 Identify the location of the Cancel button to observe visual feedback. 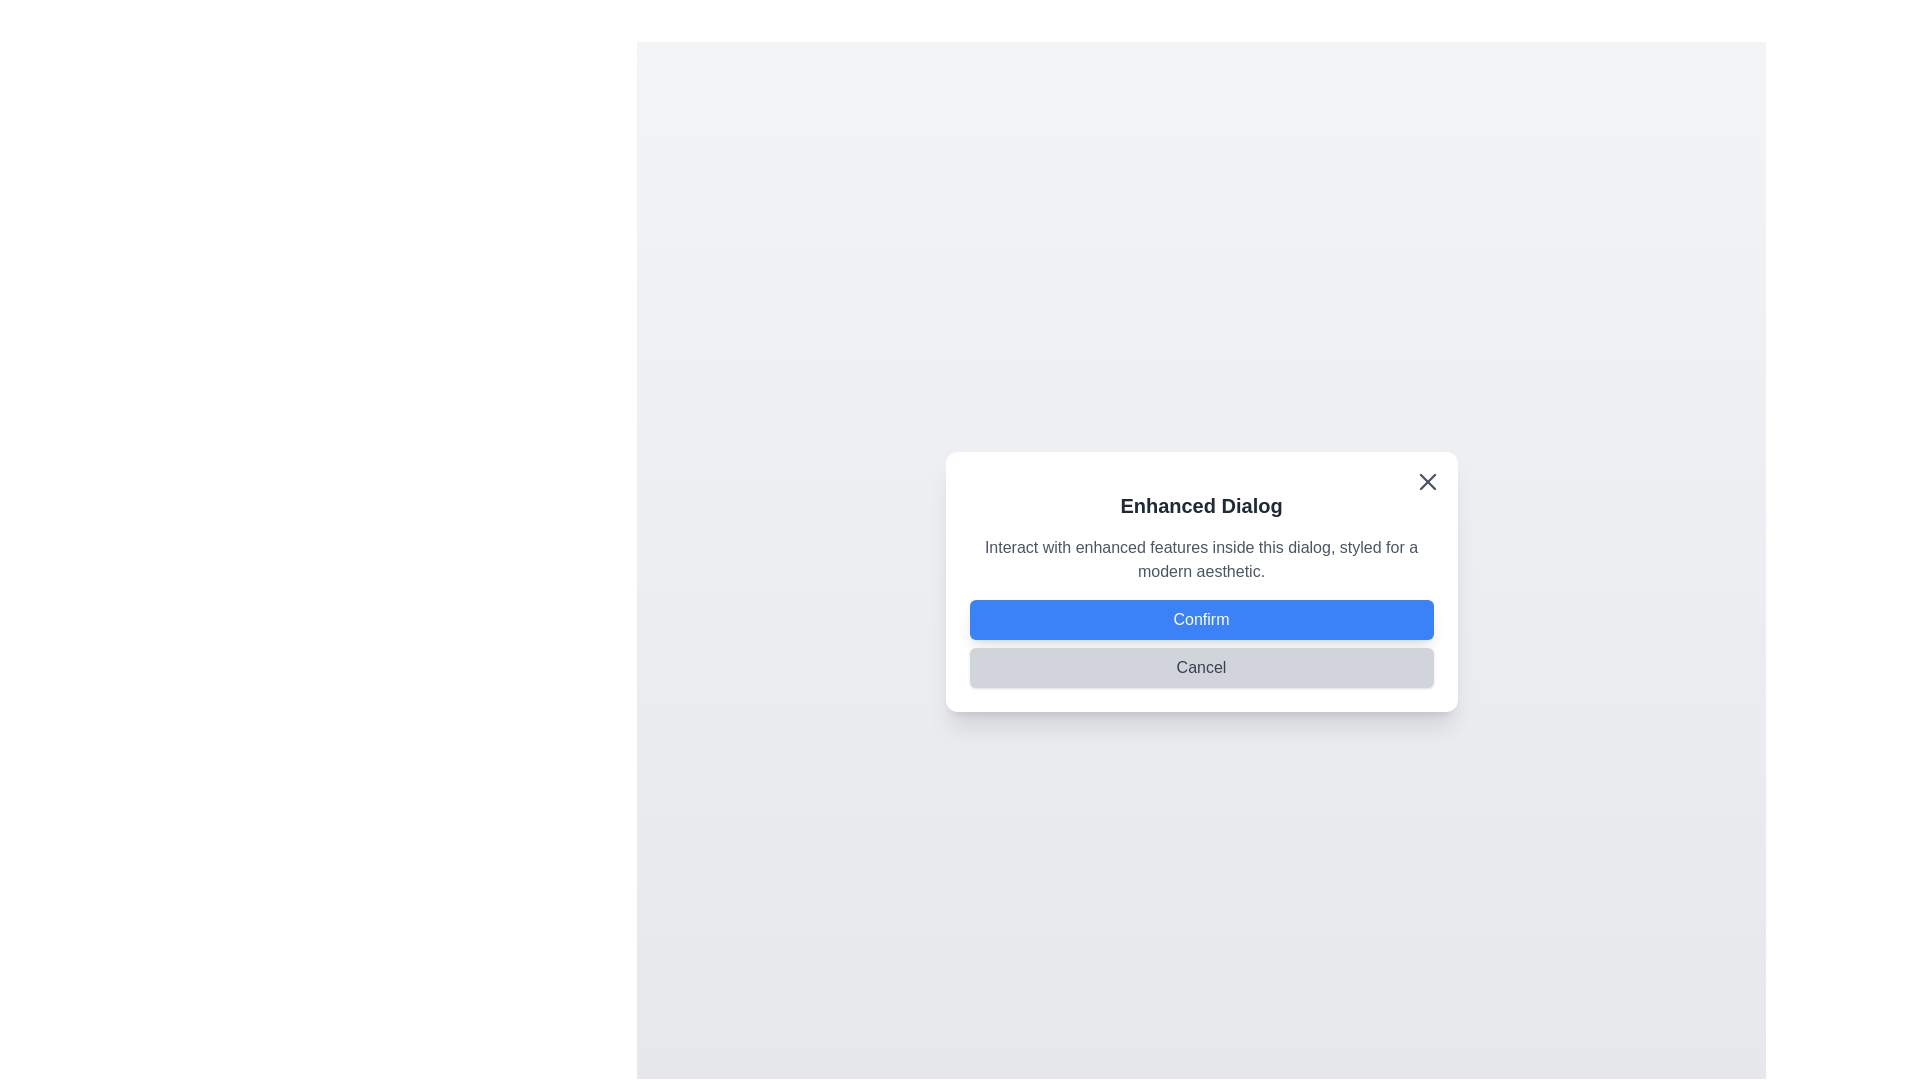
(1200, 667).